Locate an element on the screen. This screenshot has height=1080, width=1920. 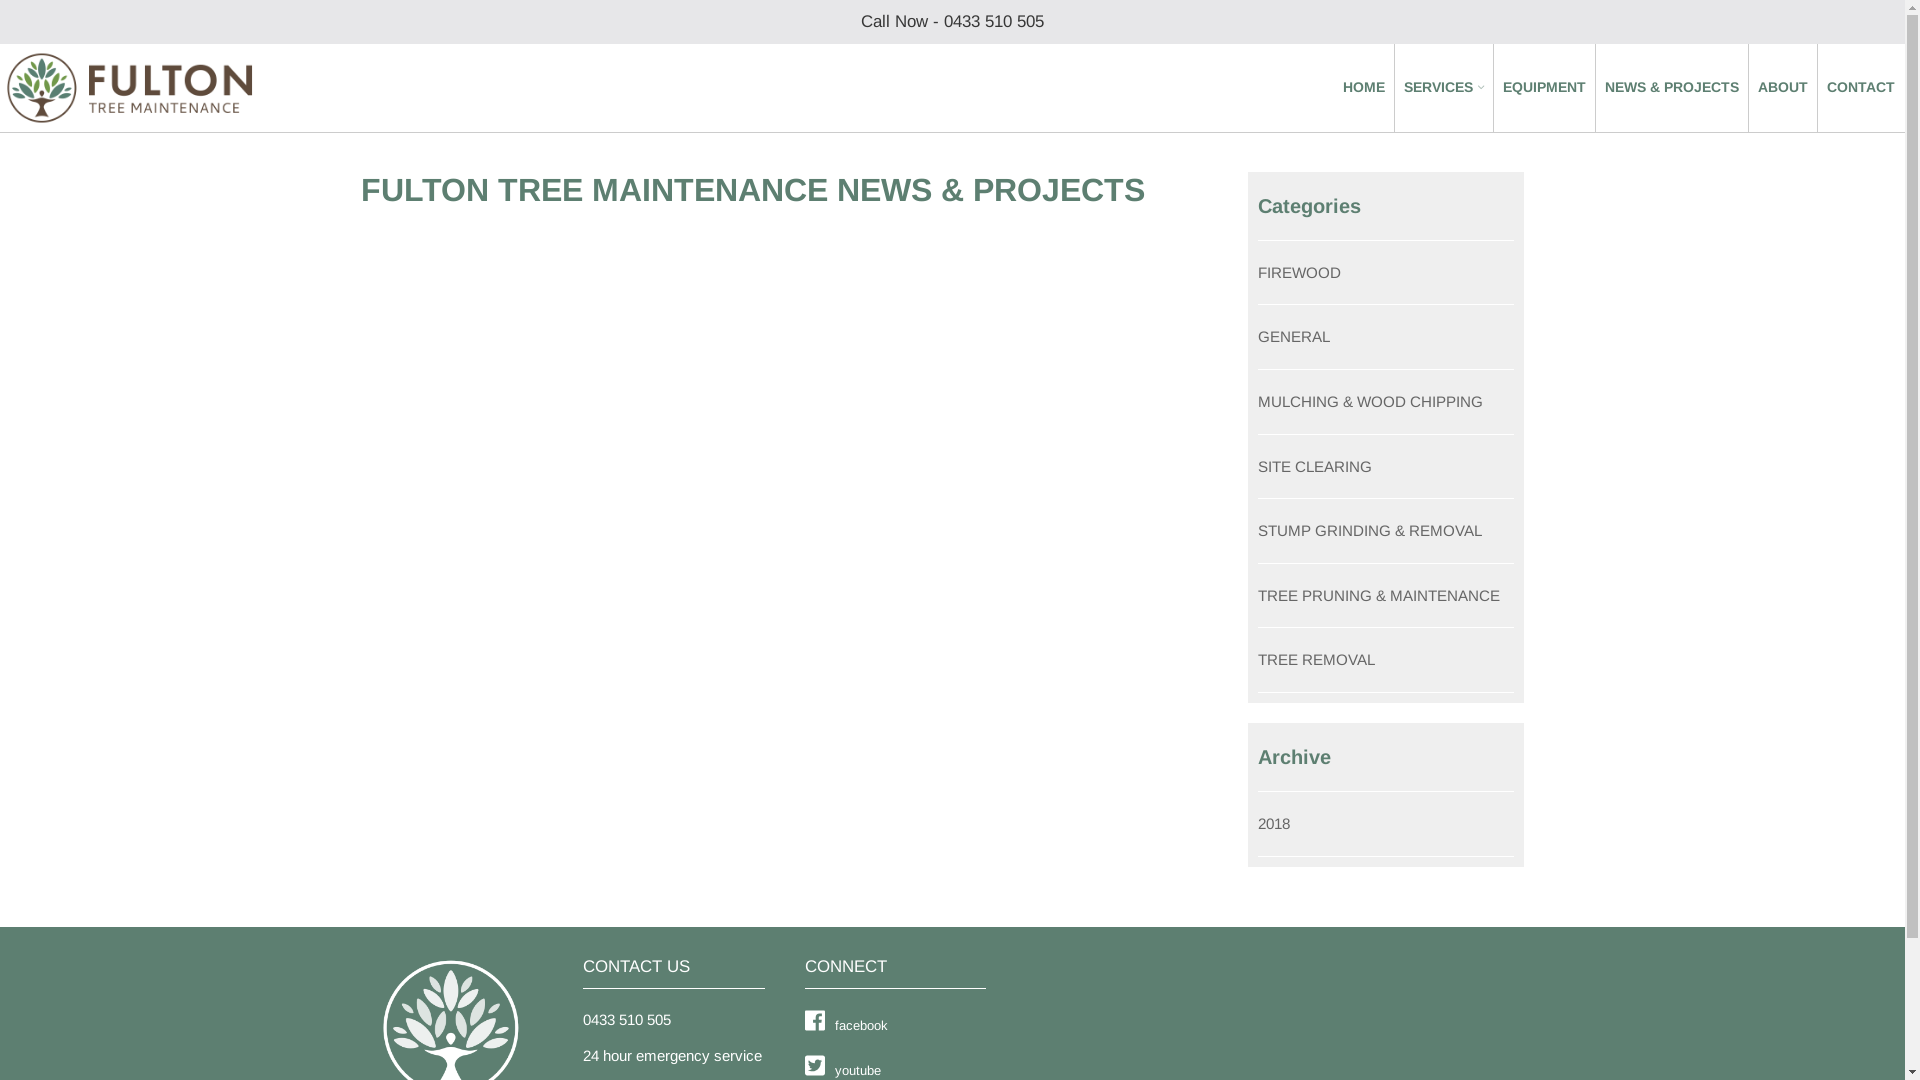
'GENERAL' is located at coordinates (1256, 335).